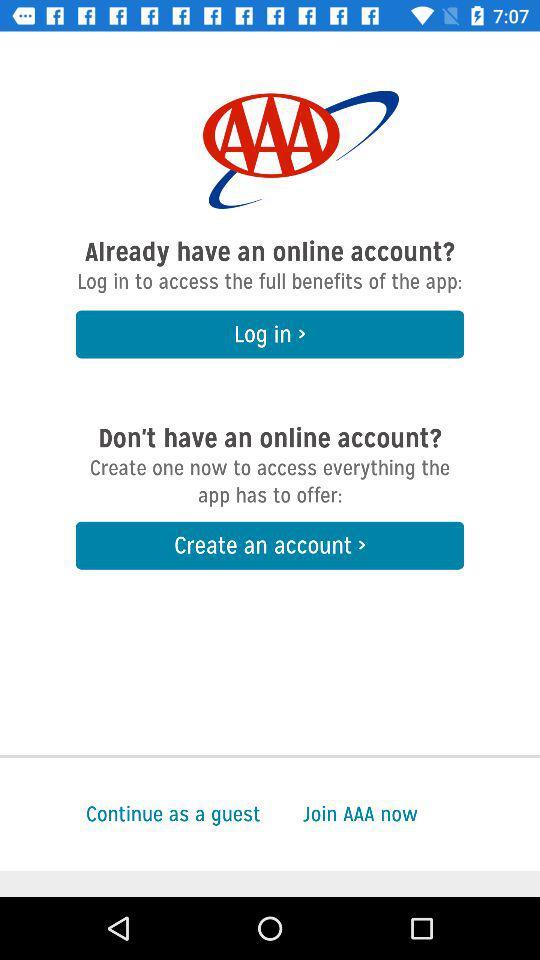 This screenshot has width=540, height=960. Describe the element at coordinates (130, 814) in the screenshot. I see `item to the left of the join aaa now icon` at that location.